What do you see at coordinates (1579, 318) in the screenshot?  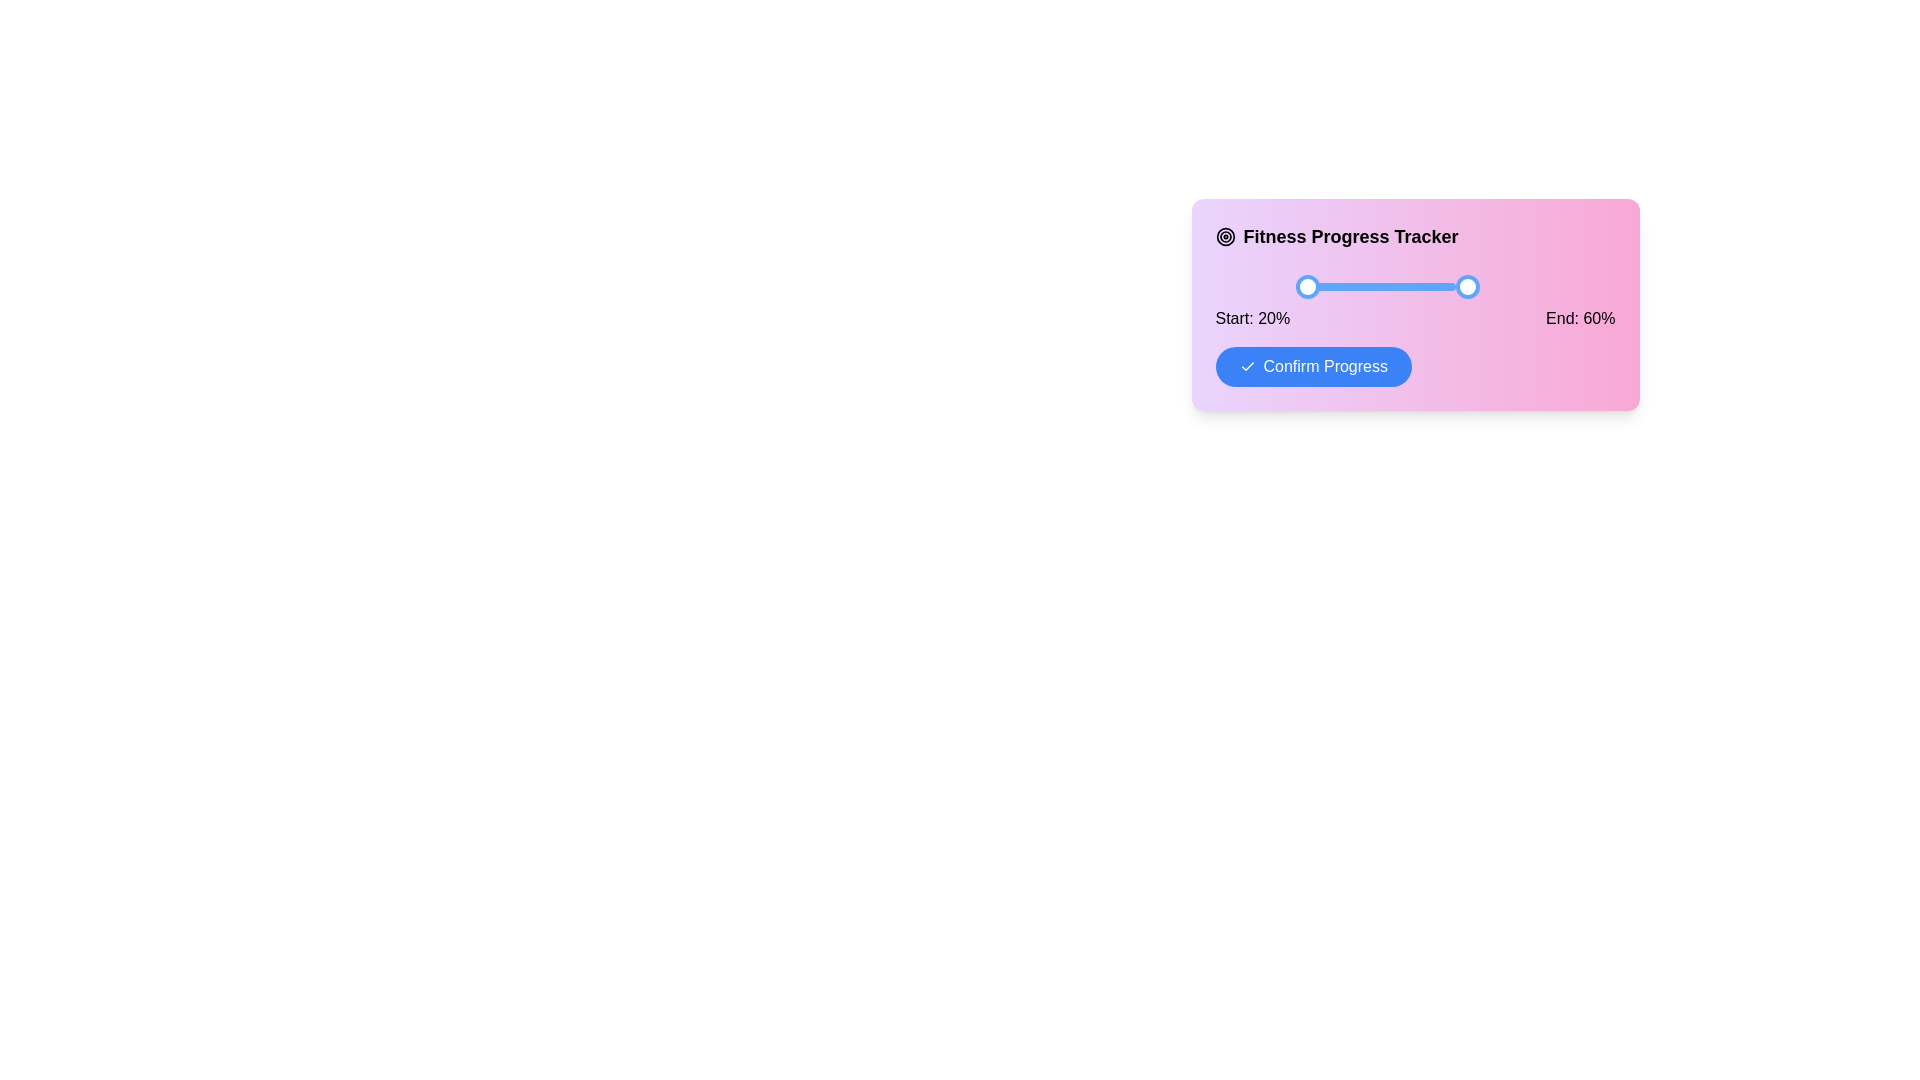 I see `the static text label displaying 'End: 60%' which is positioned to the right of the progress bar within a gradient background card` at bounding box center [1579, 318].